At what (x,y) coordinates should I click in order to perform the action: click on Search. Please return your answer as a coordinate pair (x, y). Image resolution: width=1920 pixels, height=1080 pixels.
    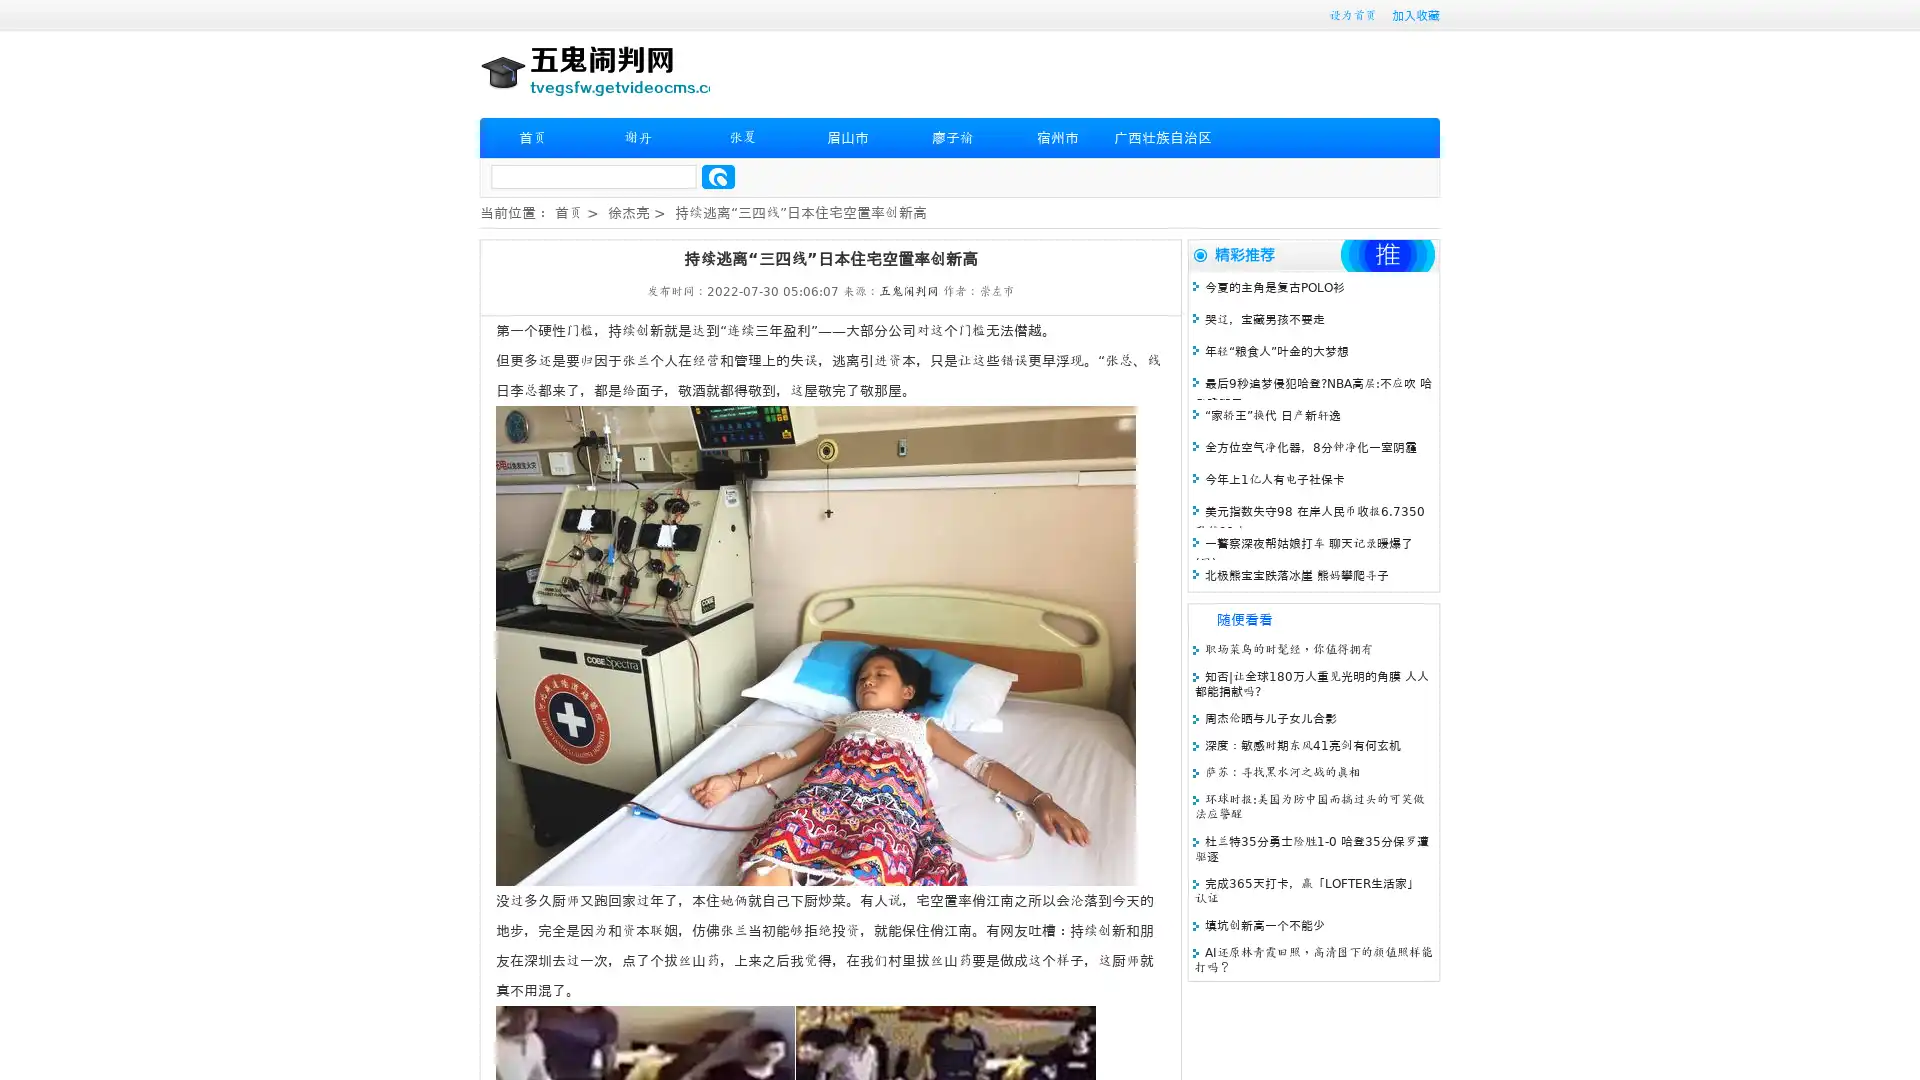
    Looking at the image, I should click on (718, 176).